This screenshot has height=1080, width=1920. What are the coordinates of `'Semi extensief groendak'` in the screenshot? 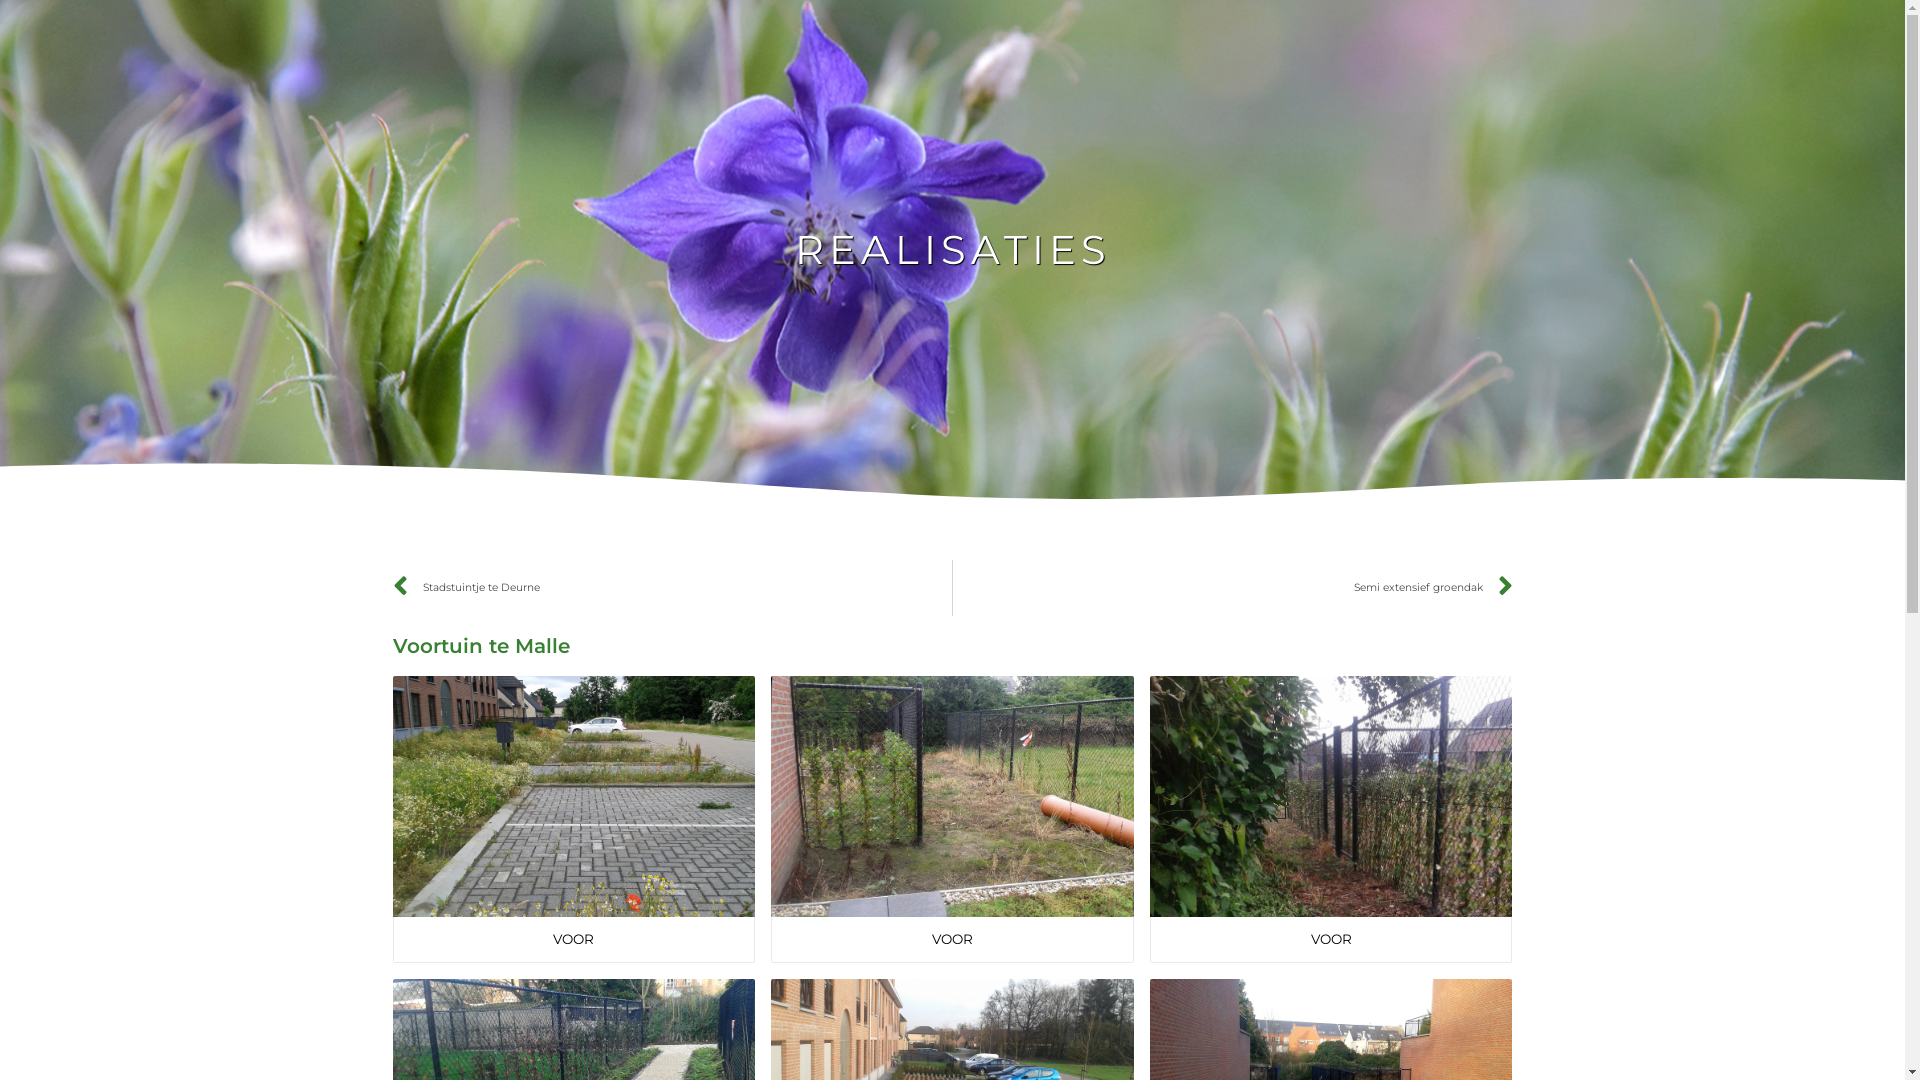 It's located at (1232, 586).